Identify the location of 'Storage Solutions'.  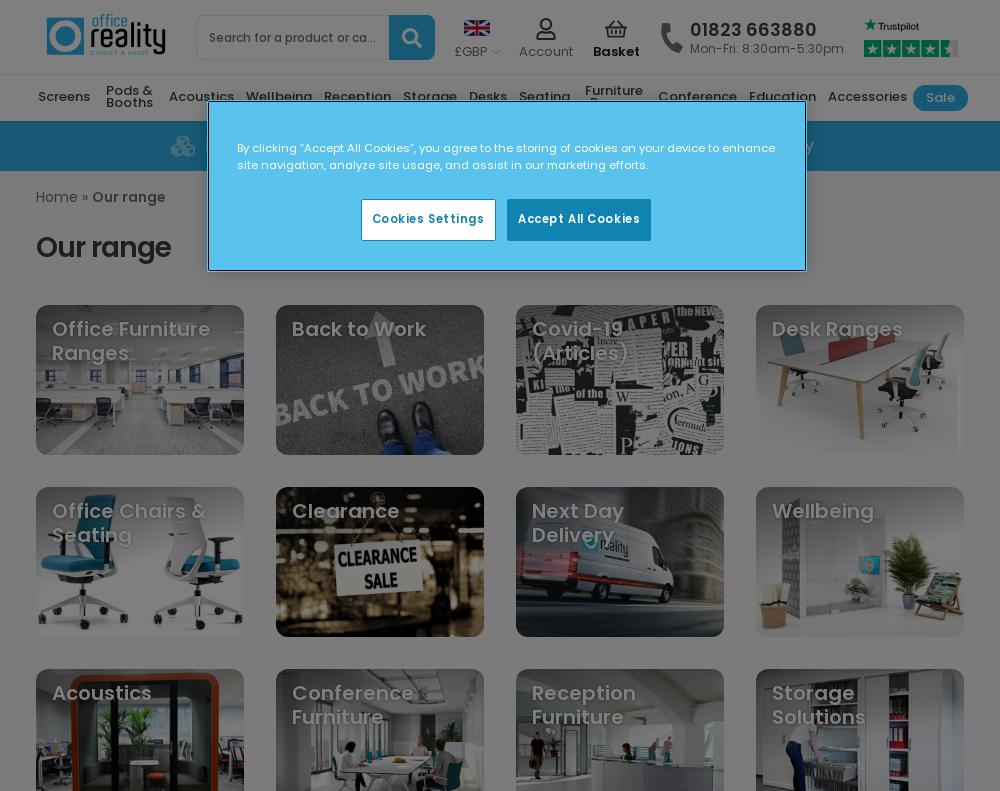
(818, 702).